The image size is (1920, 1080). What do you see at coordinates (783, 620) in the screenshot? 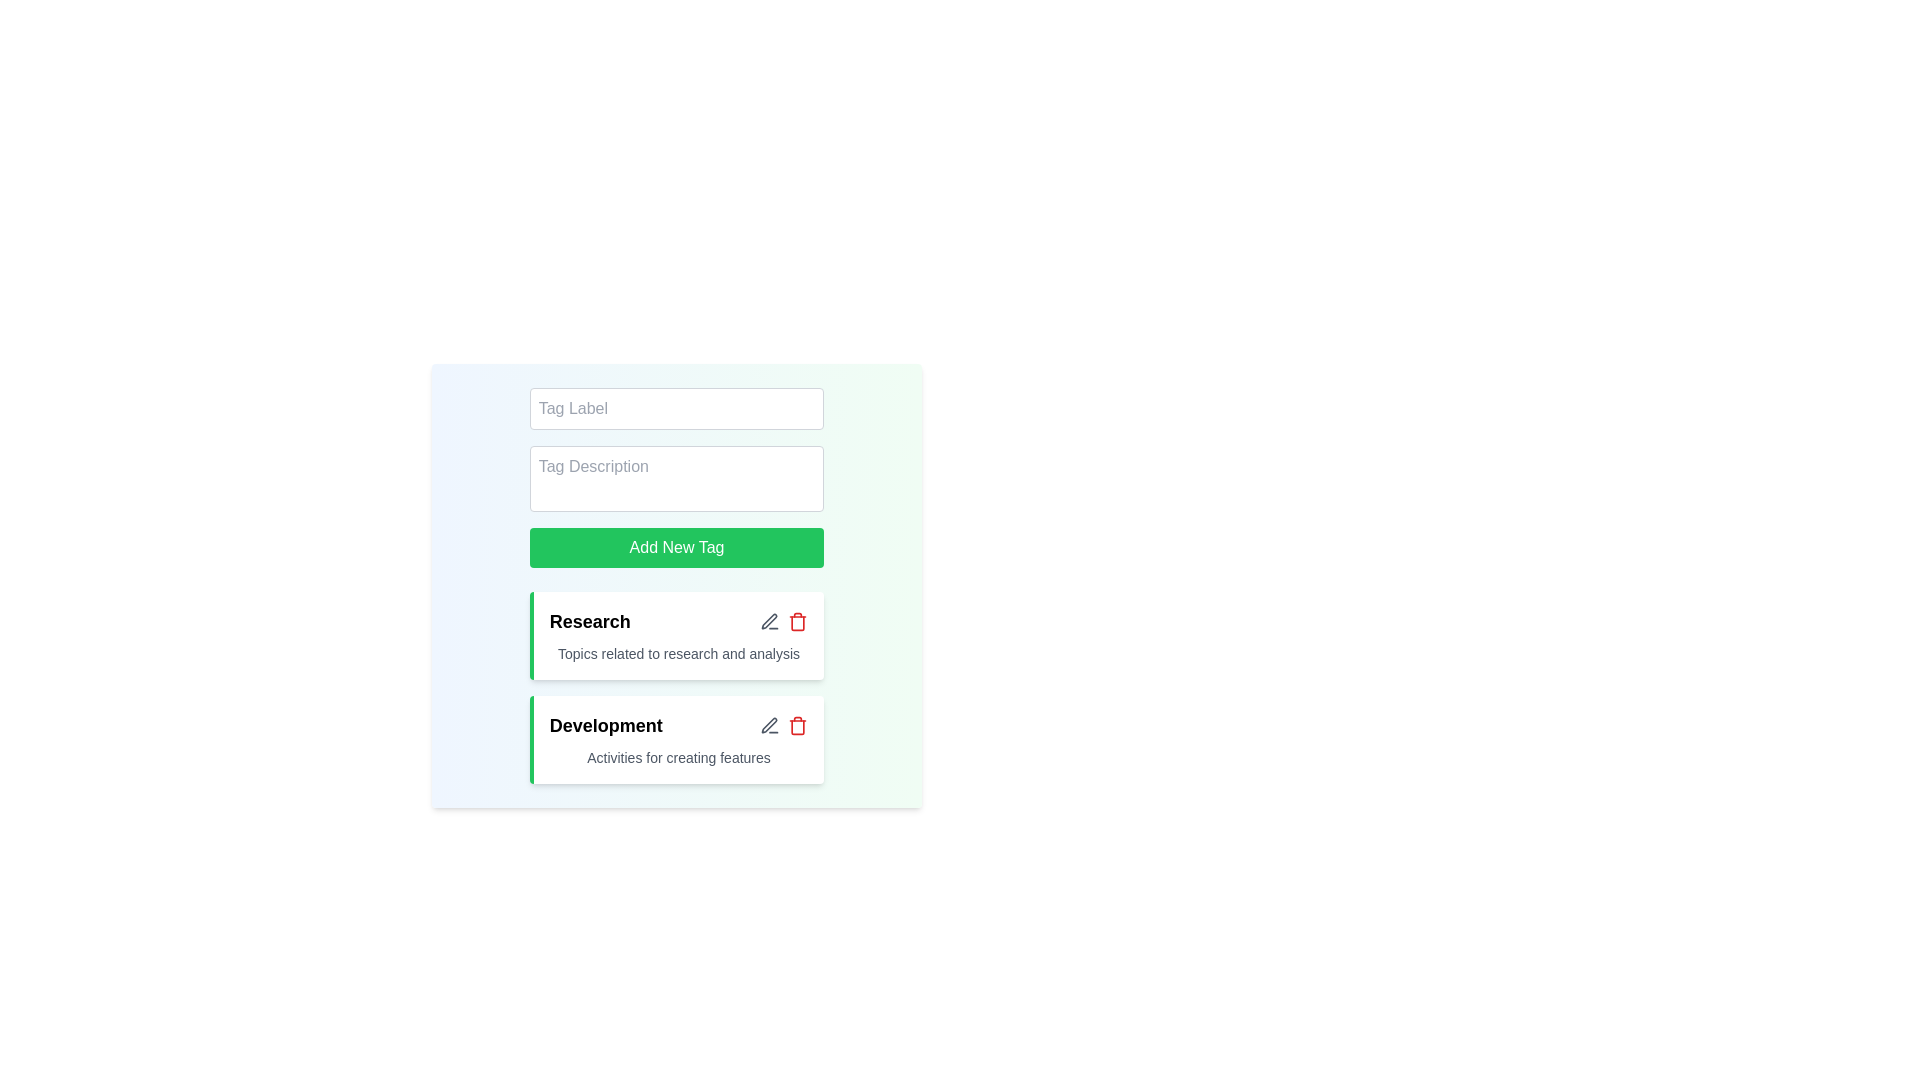
I see `the pen icon in the control group containing edit and delete buttons, which is located to the right of the 'Research' label and above the 'Development' label` at bounding box center [783, 620].